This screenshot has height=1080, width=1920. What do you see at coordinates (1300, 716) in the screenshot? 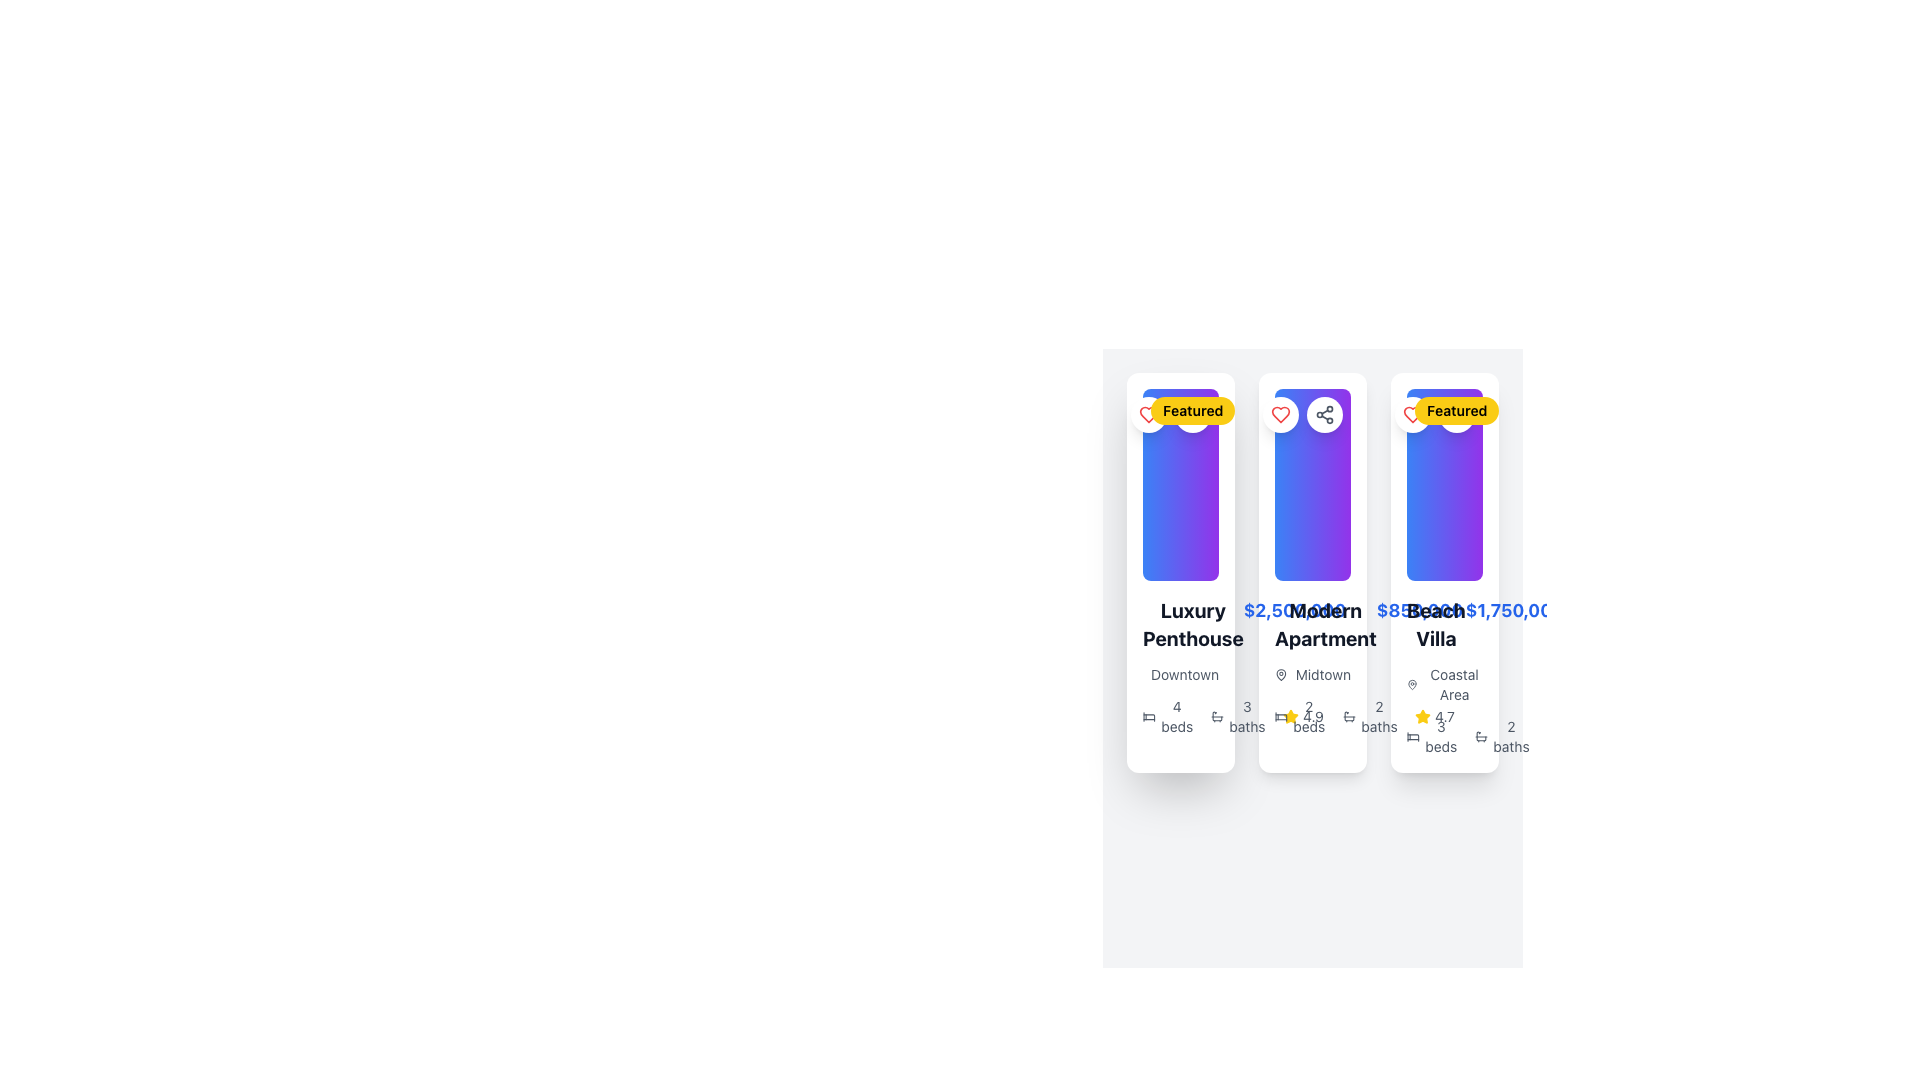
I see `the text label displaying the number of bedrooms` at bounding box center [1300, 716].